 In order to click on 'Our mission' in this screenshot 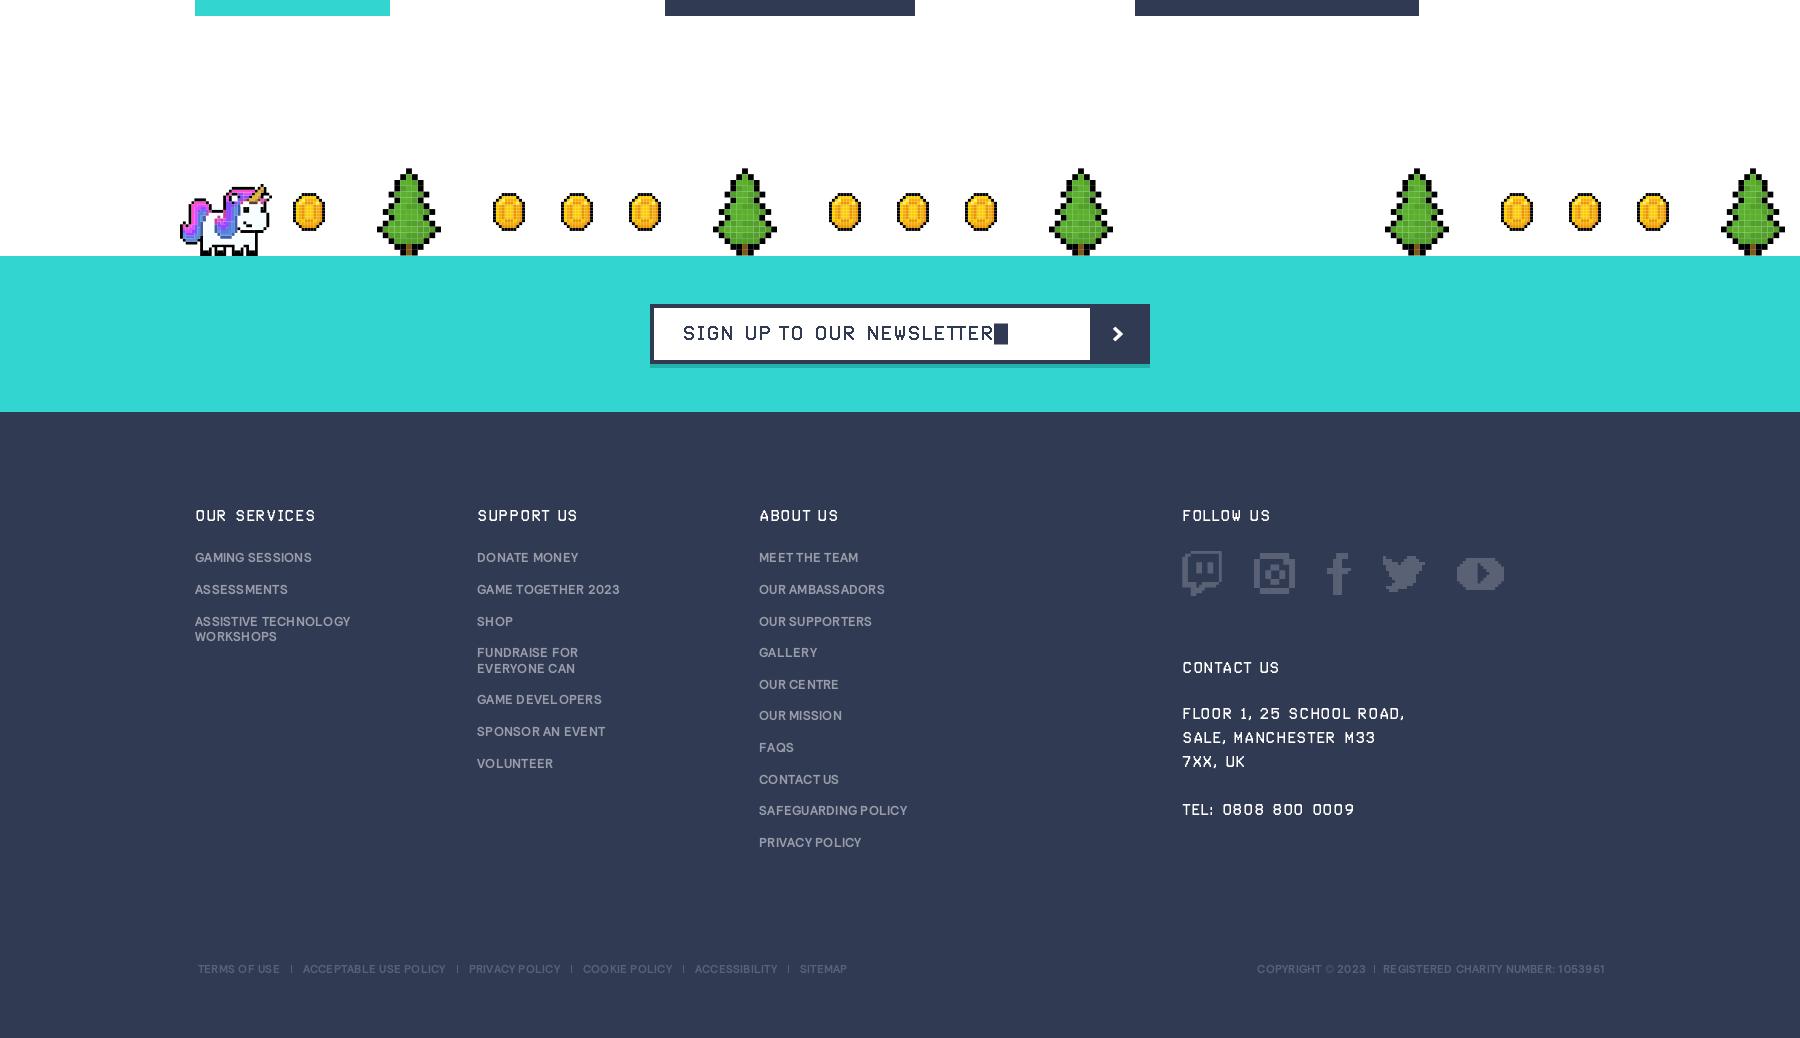, I will do `click(758, 715)`.